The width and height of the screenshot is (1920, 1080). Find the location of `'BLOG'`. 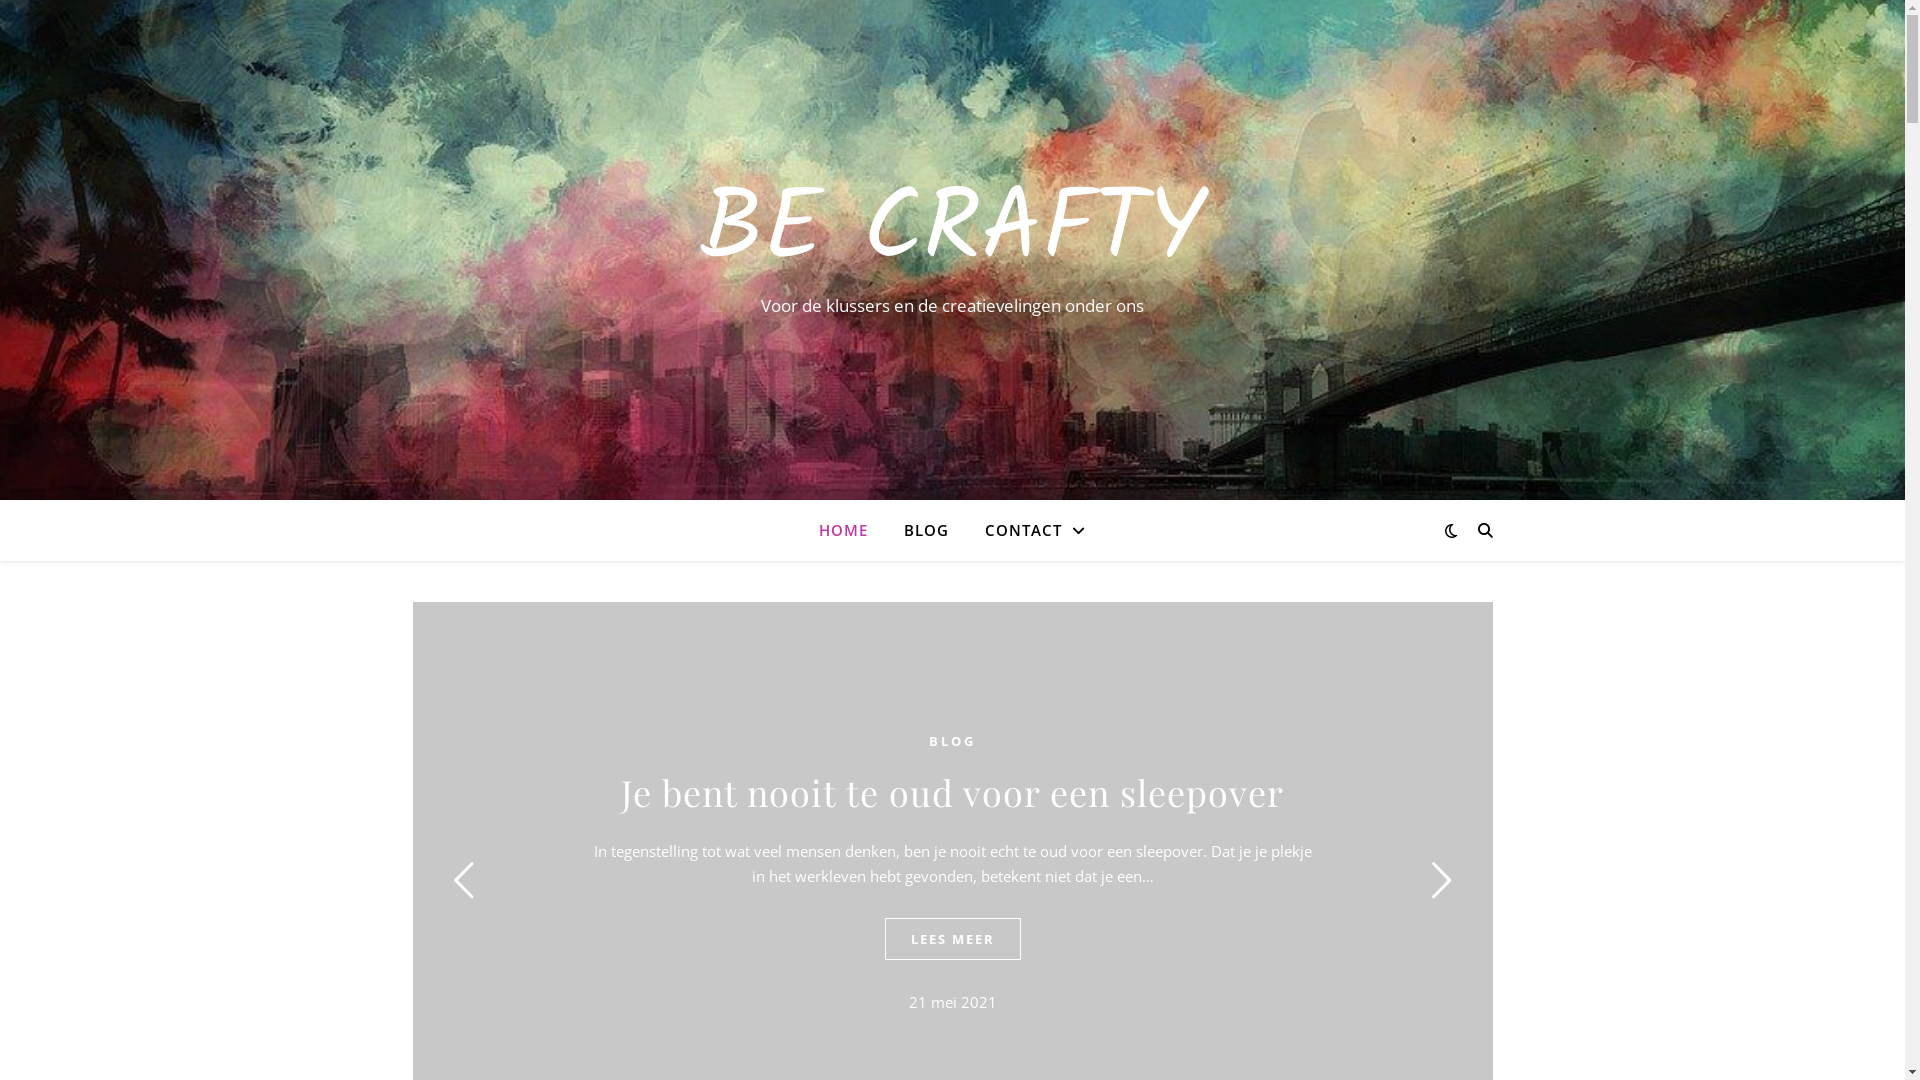

'BLOG' is located at coordinates (928, 740).